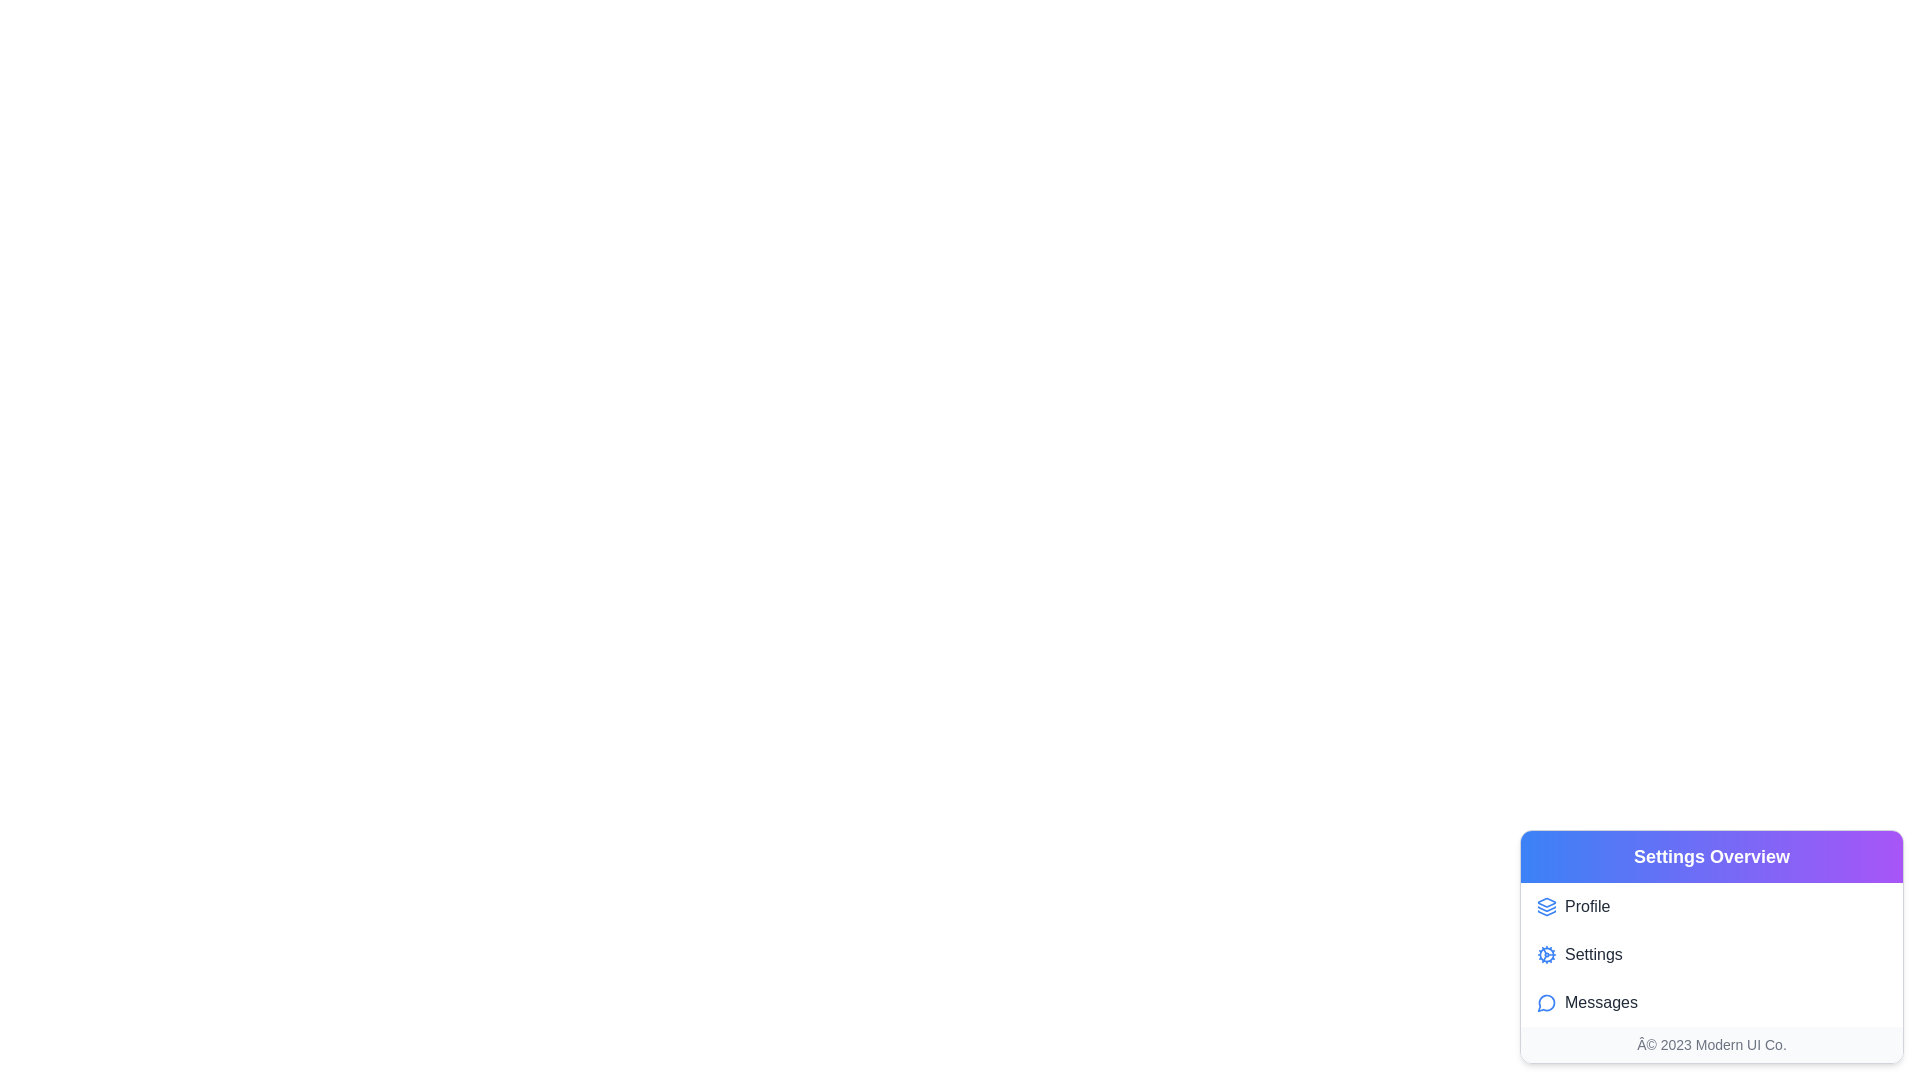  What do you see at coordinates (1601, 1002) in the screenshot?
I see `the 'Messages' navigation link located as the third item under the 'Settings Overview' section in the sidebar` at bounding box center [1601, 1002].